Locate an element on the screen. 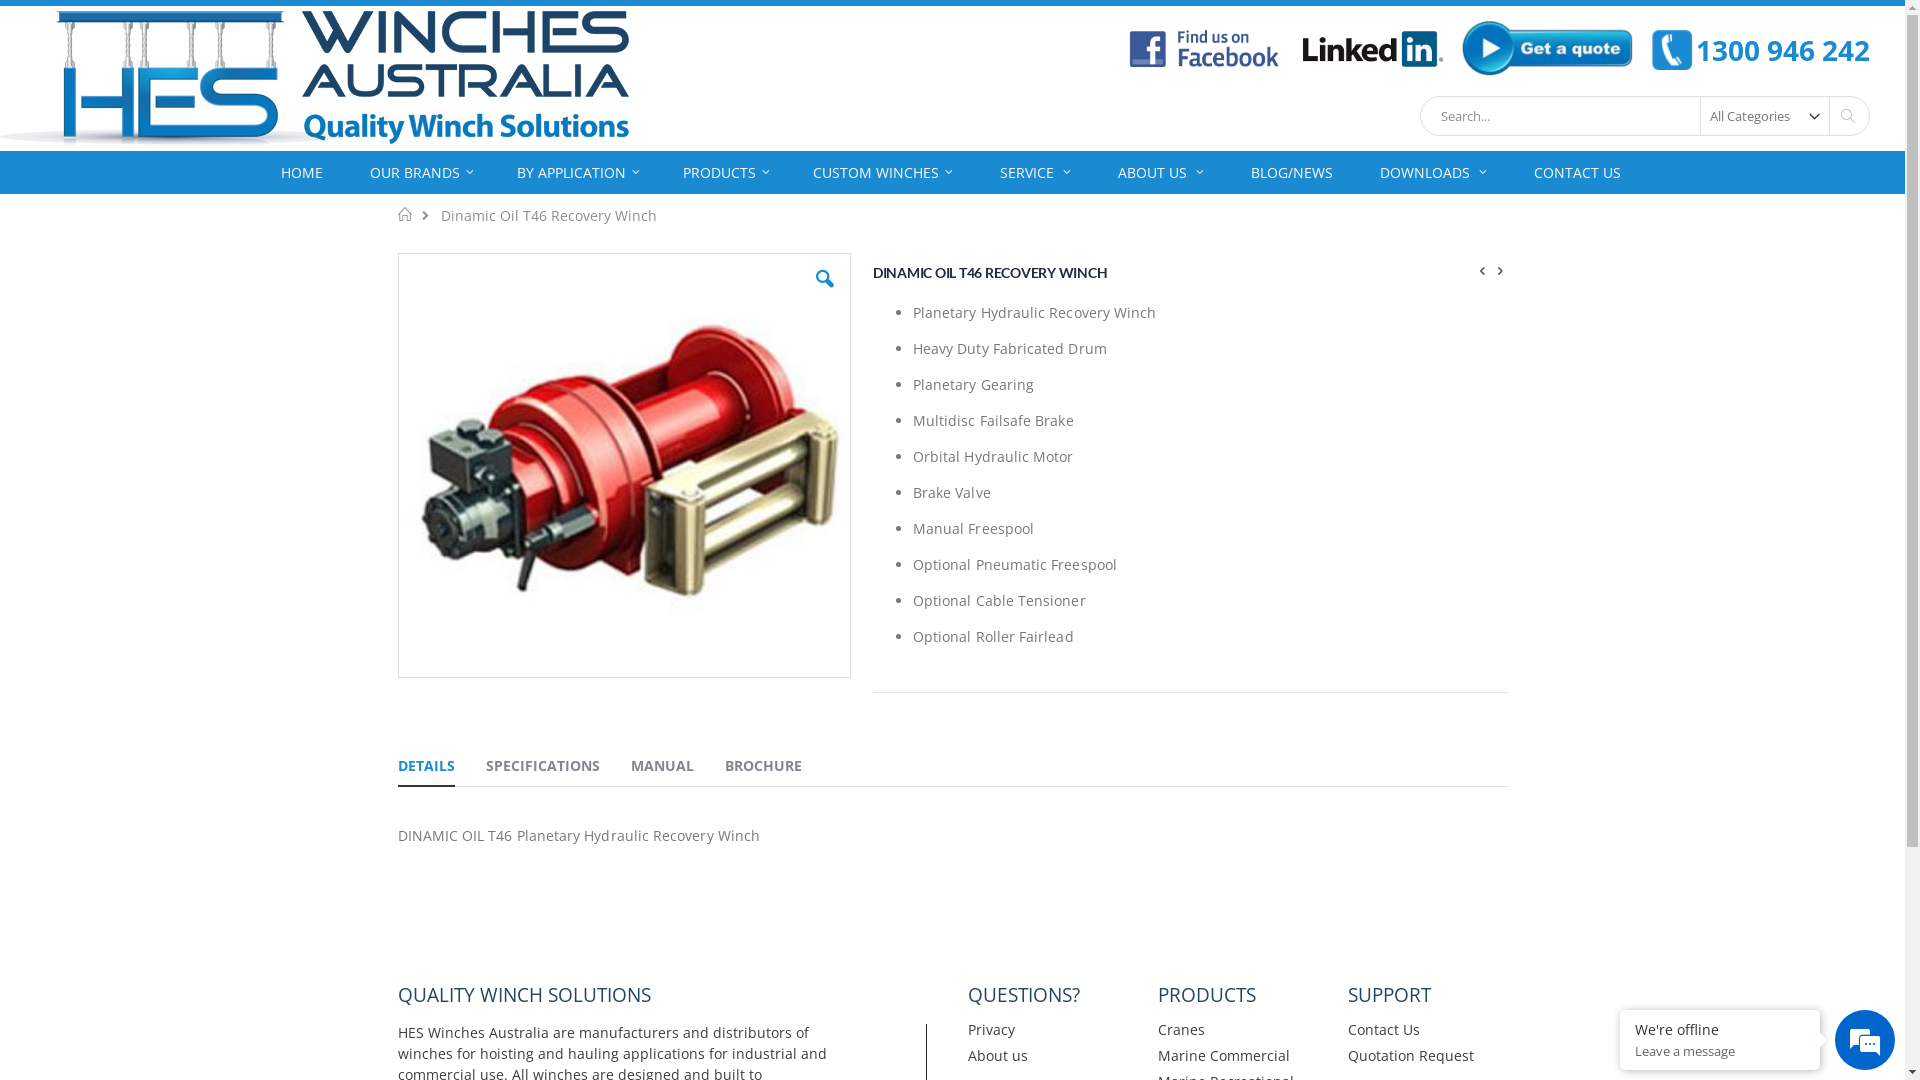 Image resolution: width=1920 pixels, height=1080 pixels. 'SPECIFICATIONS' is located at coordinates (542, 767).